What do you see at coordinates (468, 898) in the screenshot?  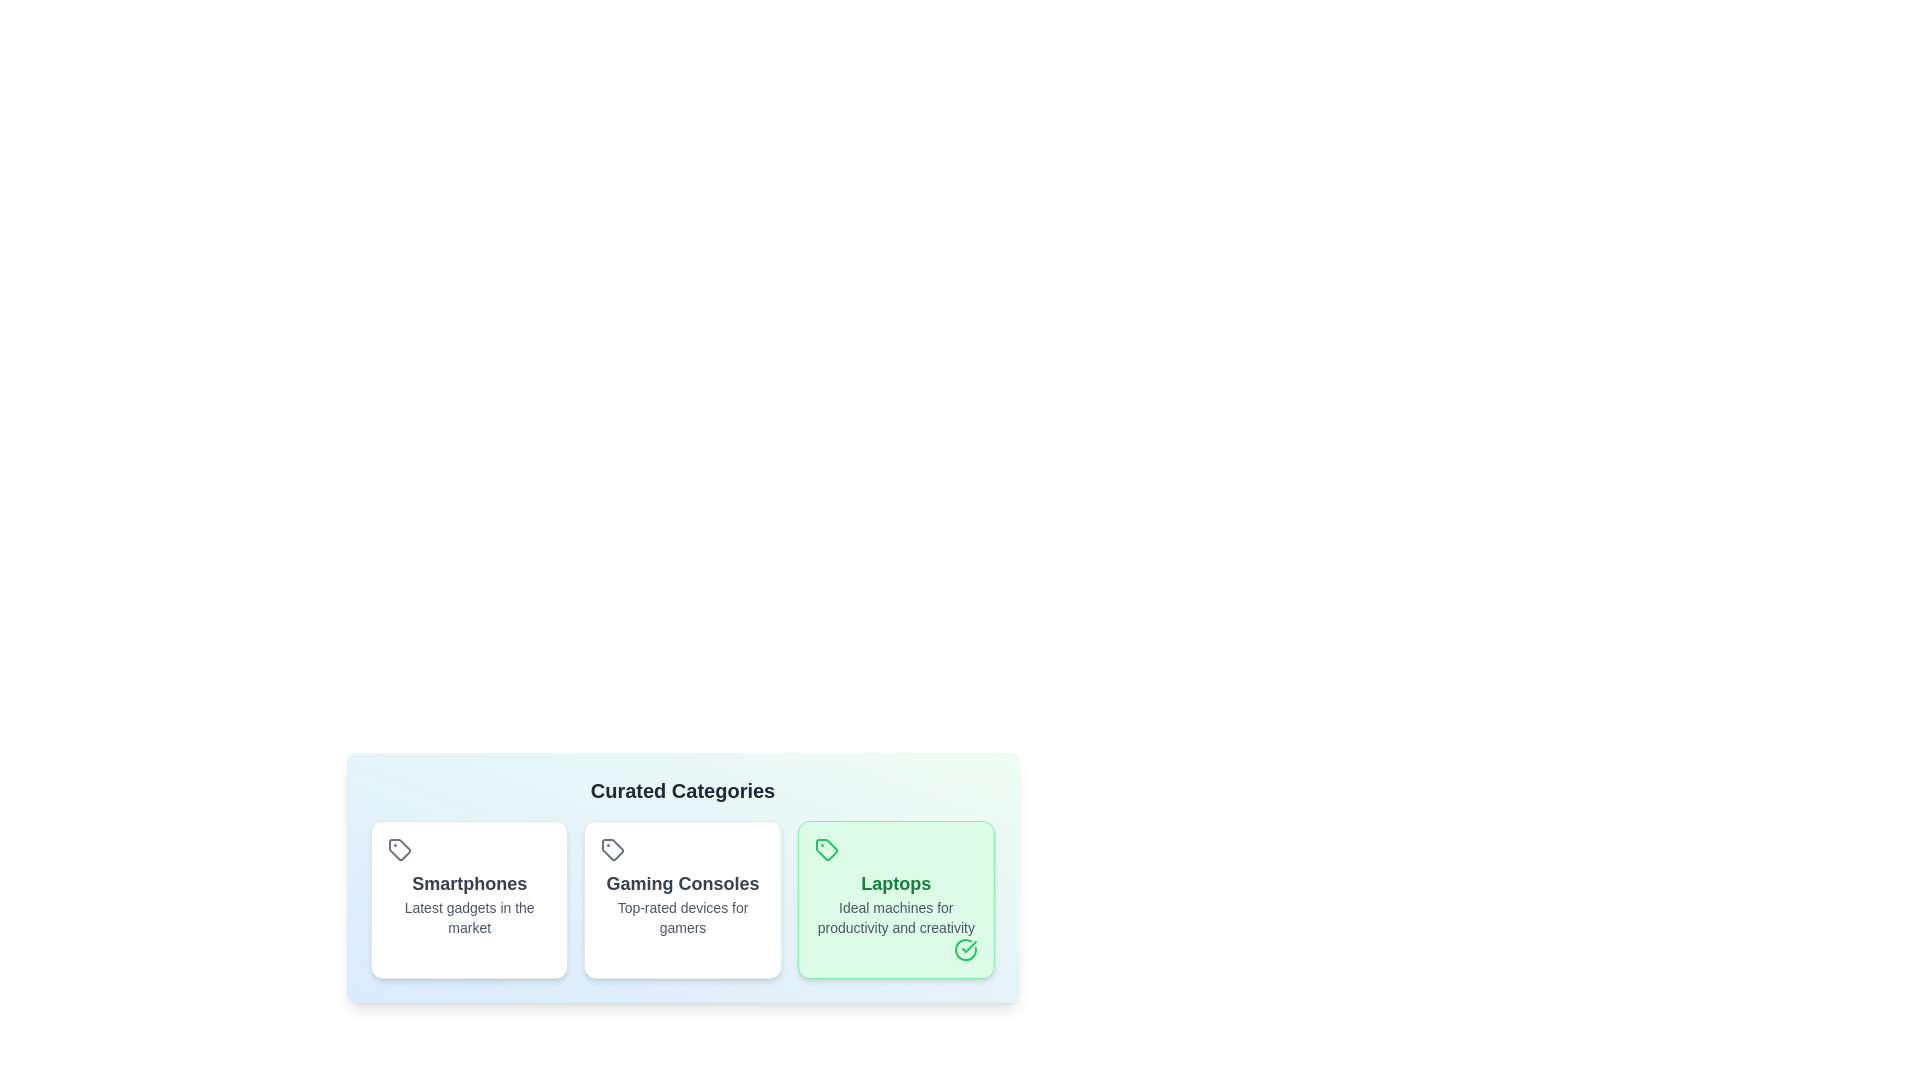 I see `the chip labeled 'Smartphones'` at bounding box center [468, 898].